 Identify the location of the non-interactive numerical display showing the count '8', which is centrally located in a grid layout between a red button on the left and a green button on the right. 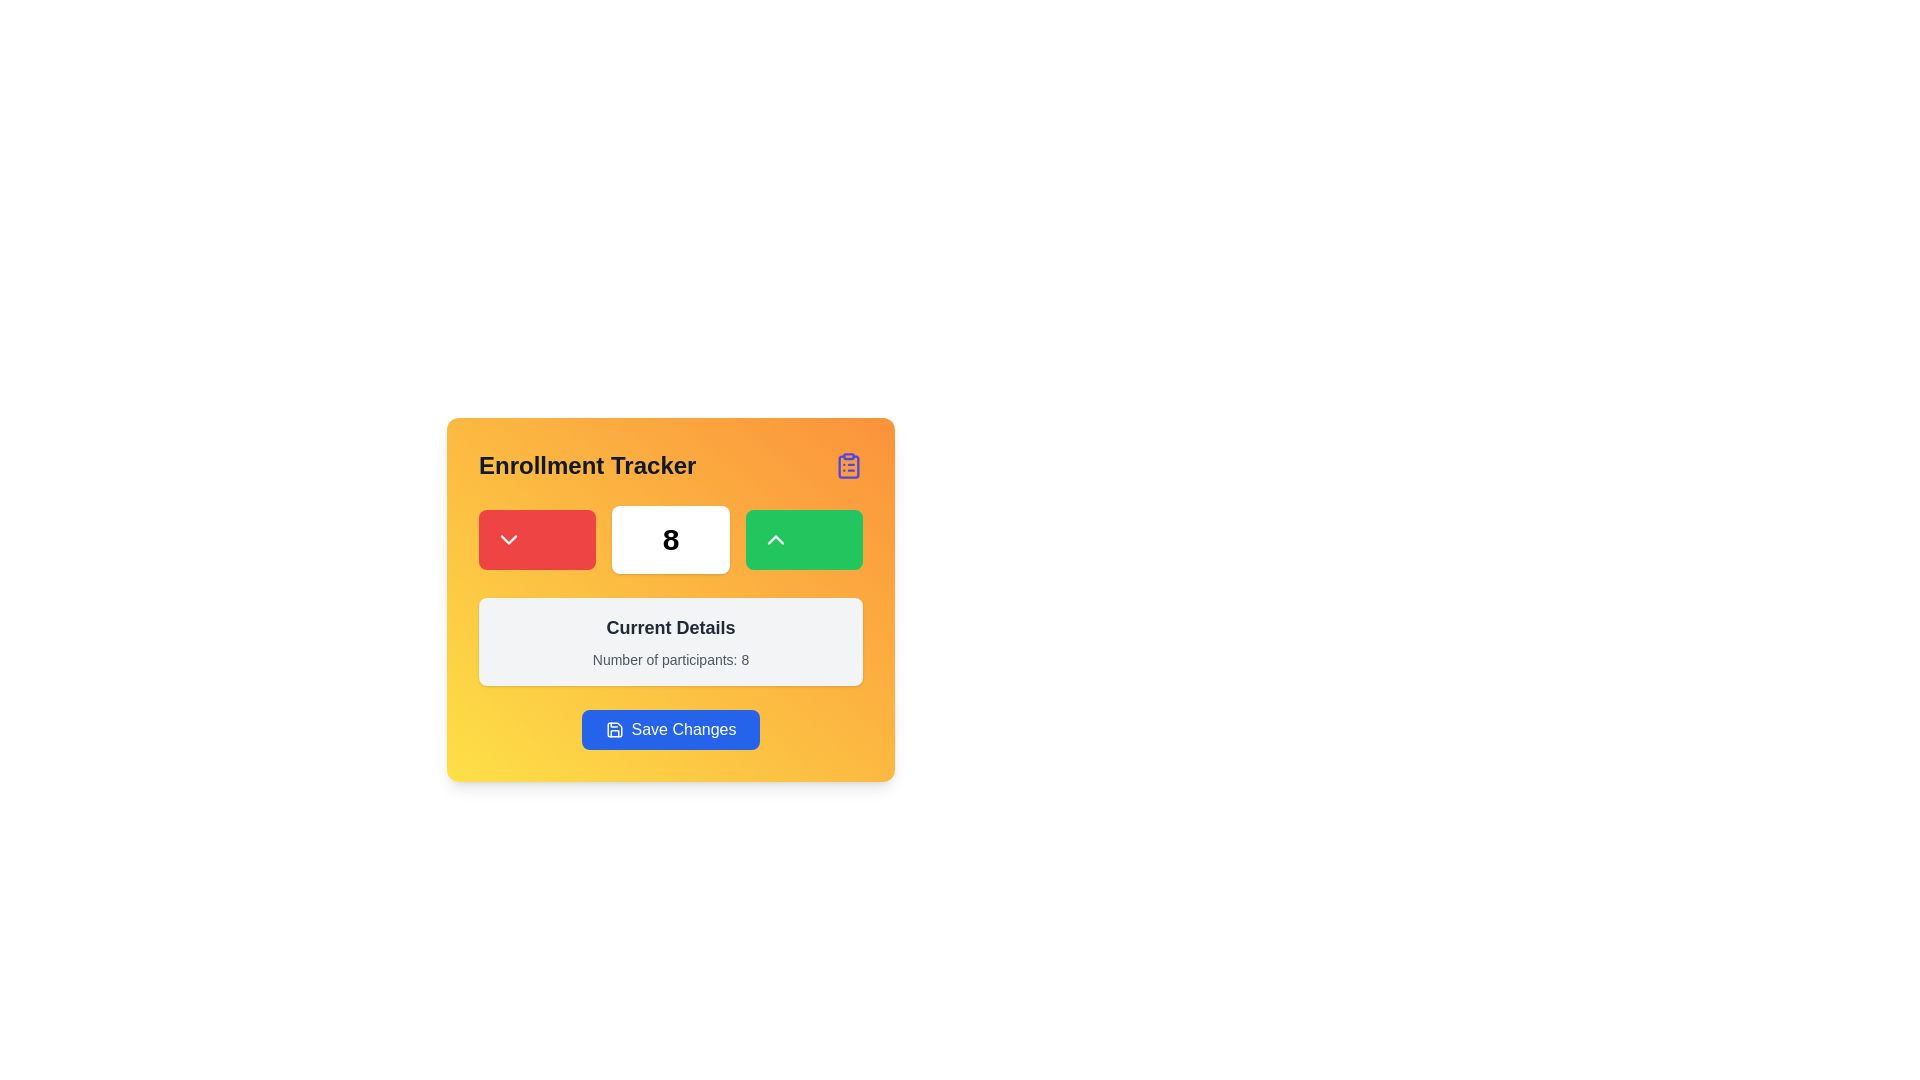
(671, 540).